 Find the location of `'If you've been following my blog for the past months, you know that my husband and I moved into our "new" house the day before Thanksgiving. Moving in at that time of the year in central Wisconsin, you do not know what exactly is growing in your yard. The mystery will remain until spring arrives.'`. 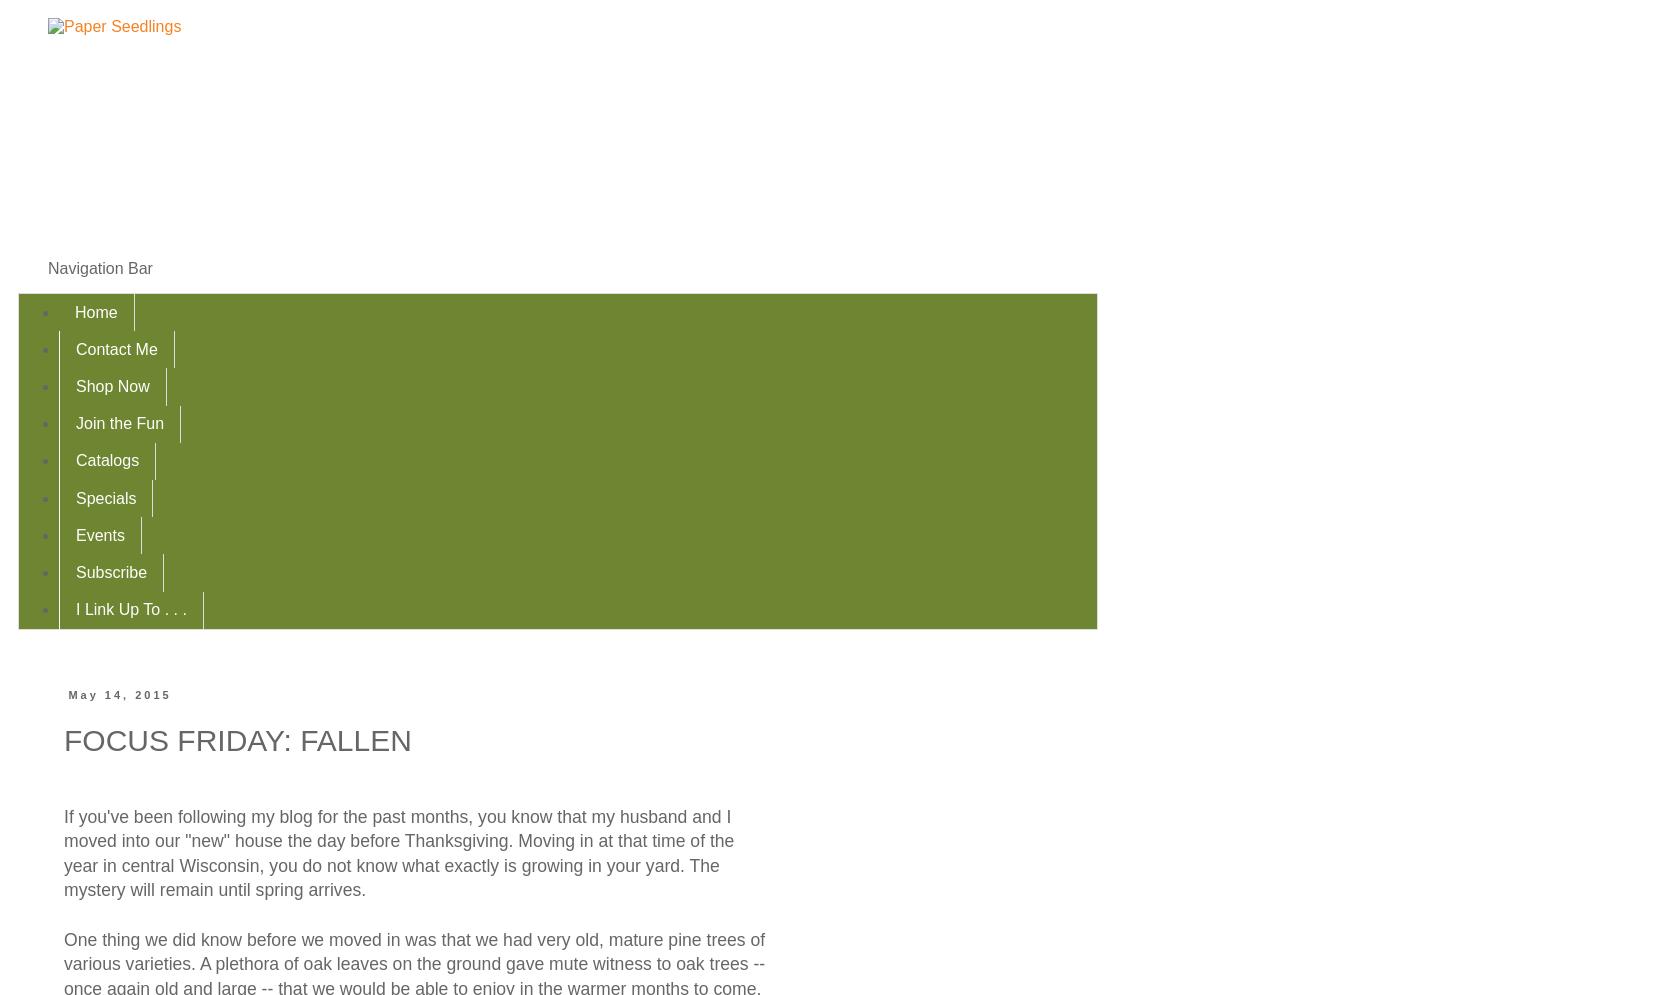

'If you've been following my blog for the past months, you know that my husband and I moved into our "new" house the day before Thanksgiving. Moving in at that time of the year in central Wisconsin, you do not know what exactly is growing in your yard. The mystery will remain until spring arrives.' is located at coordinates (398, 853).